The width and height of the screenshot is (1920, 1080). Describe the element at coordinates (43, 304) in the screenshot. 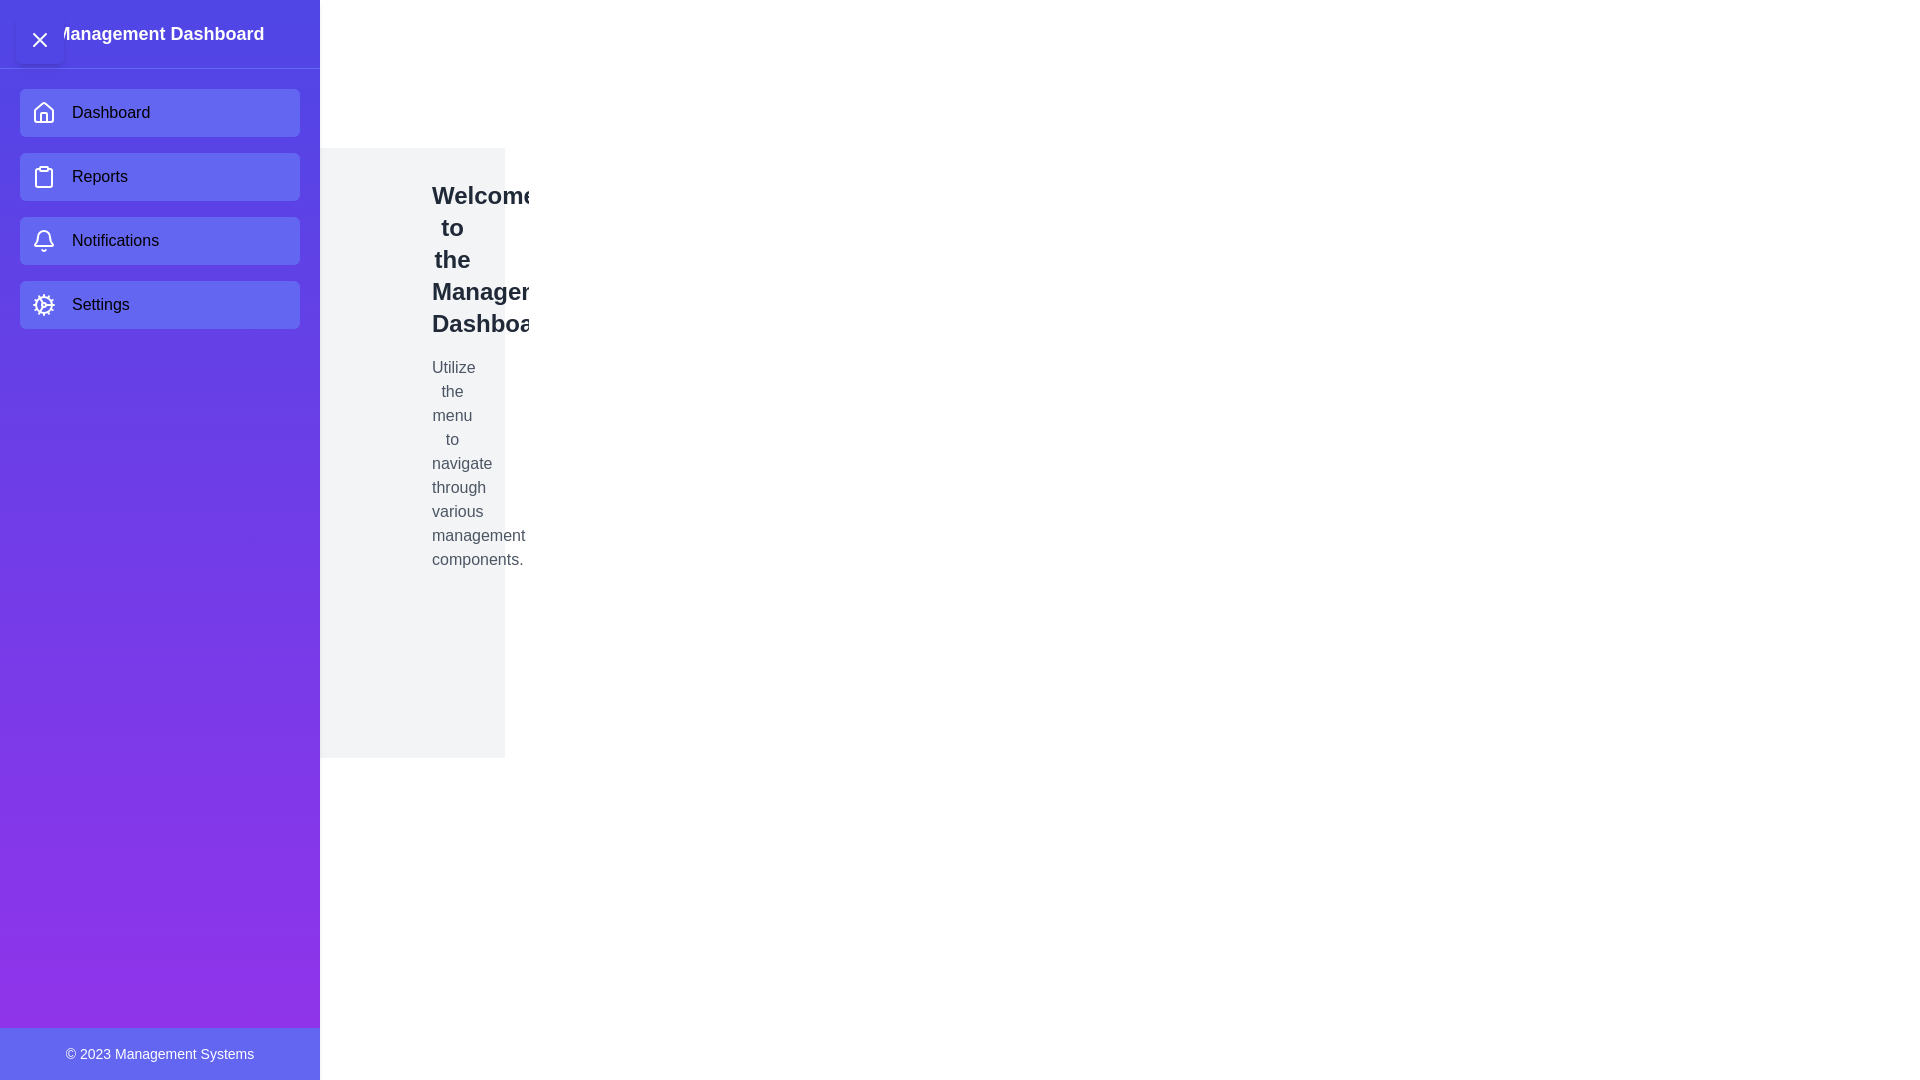

I see `the innermost circular part of the cog icon located in the settings menu` at that location.